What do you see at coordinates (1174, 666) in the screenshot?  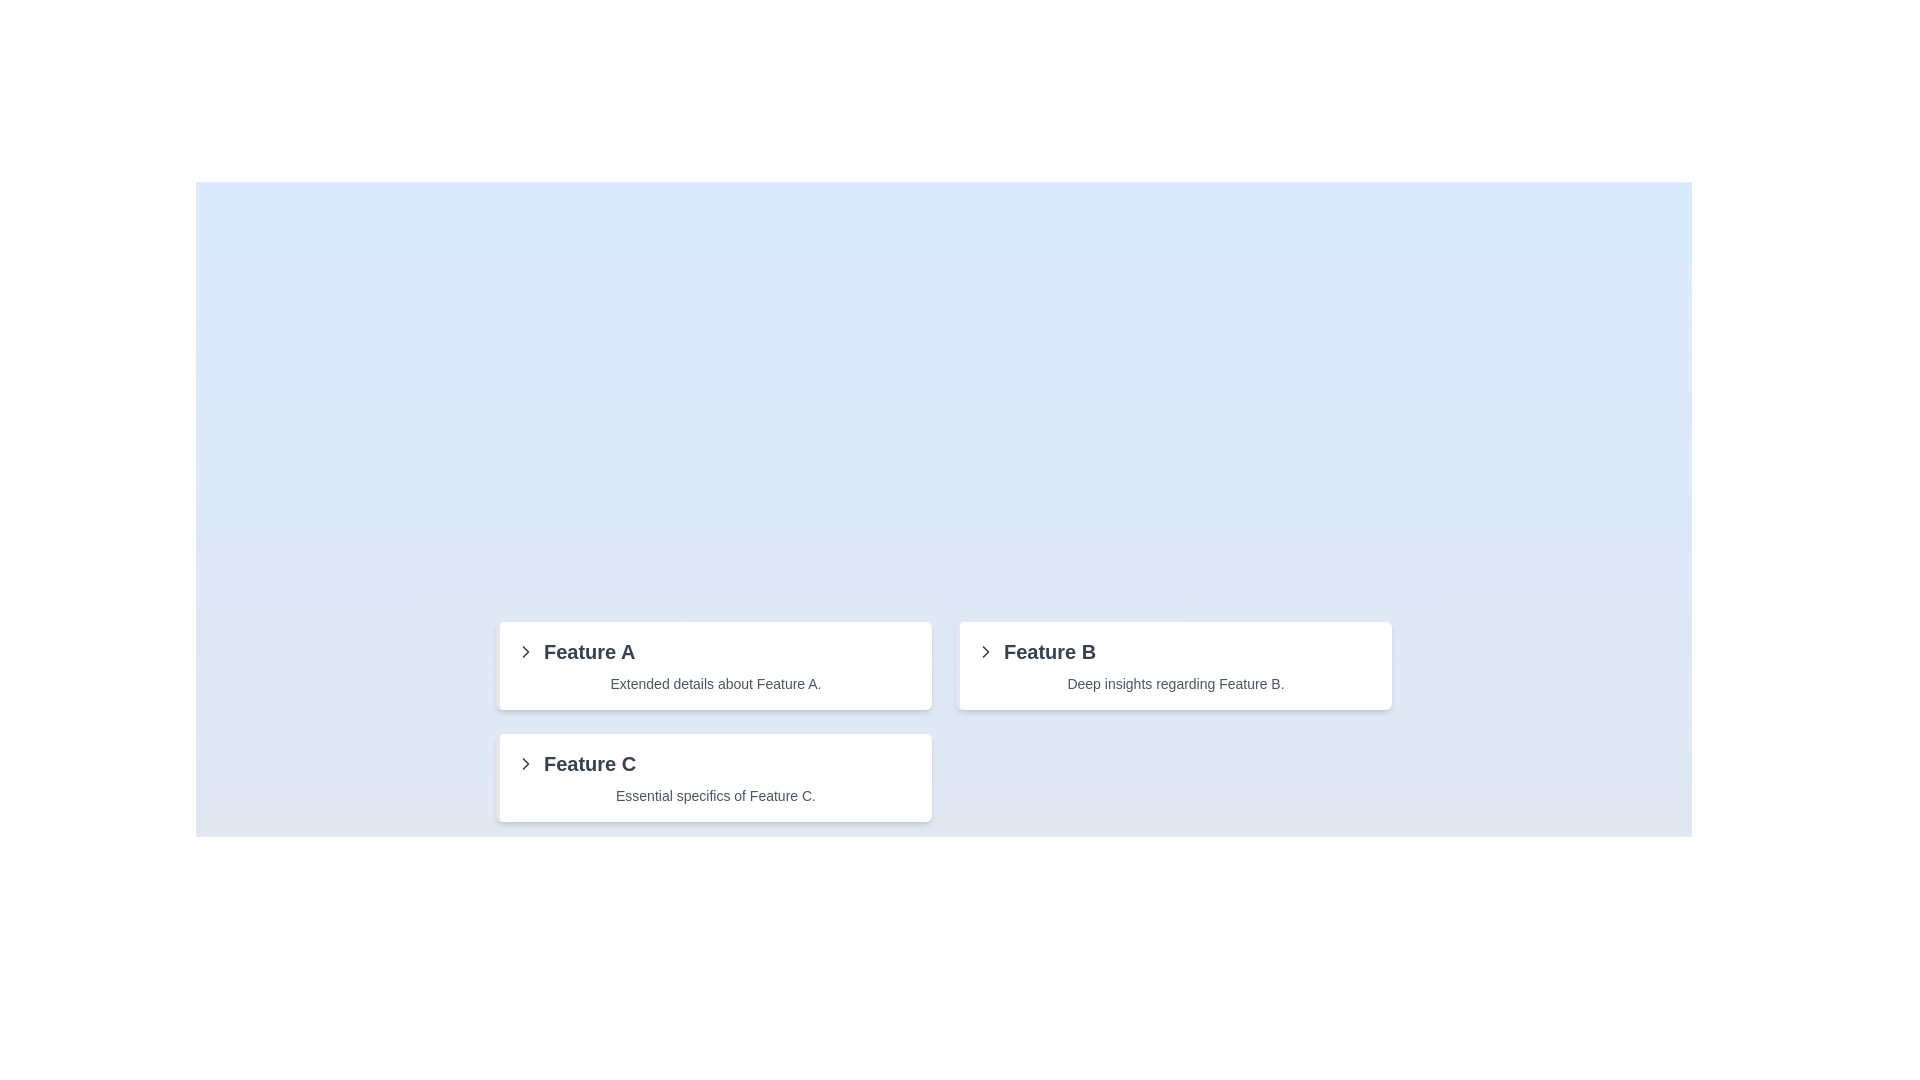 I see `the clickable card that reveals more information related to 'Feature B', located at the top-right of the section in a grid layout` at bounding box center [1174, 666].